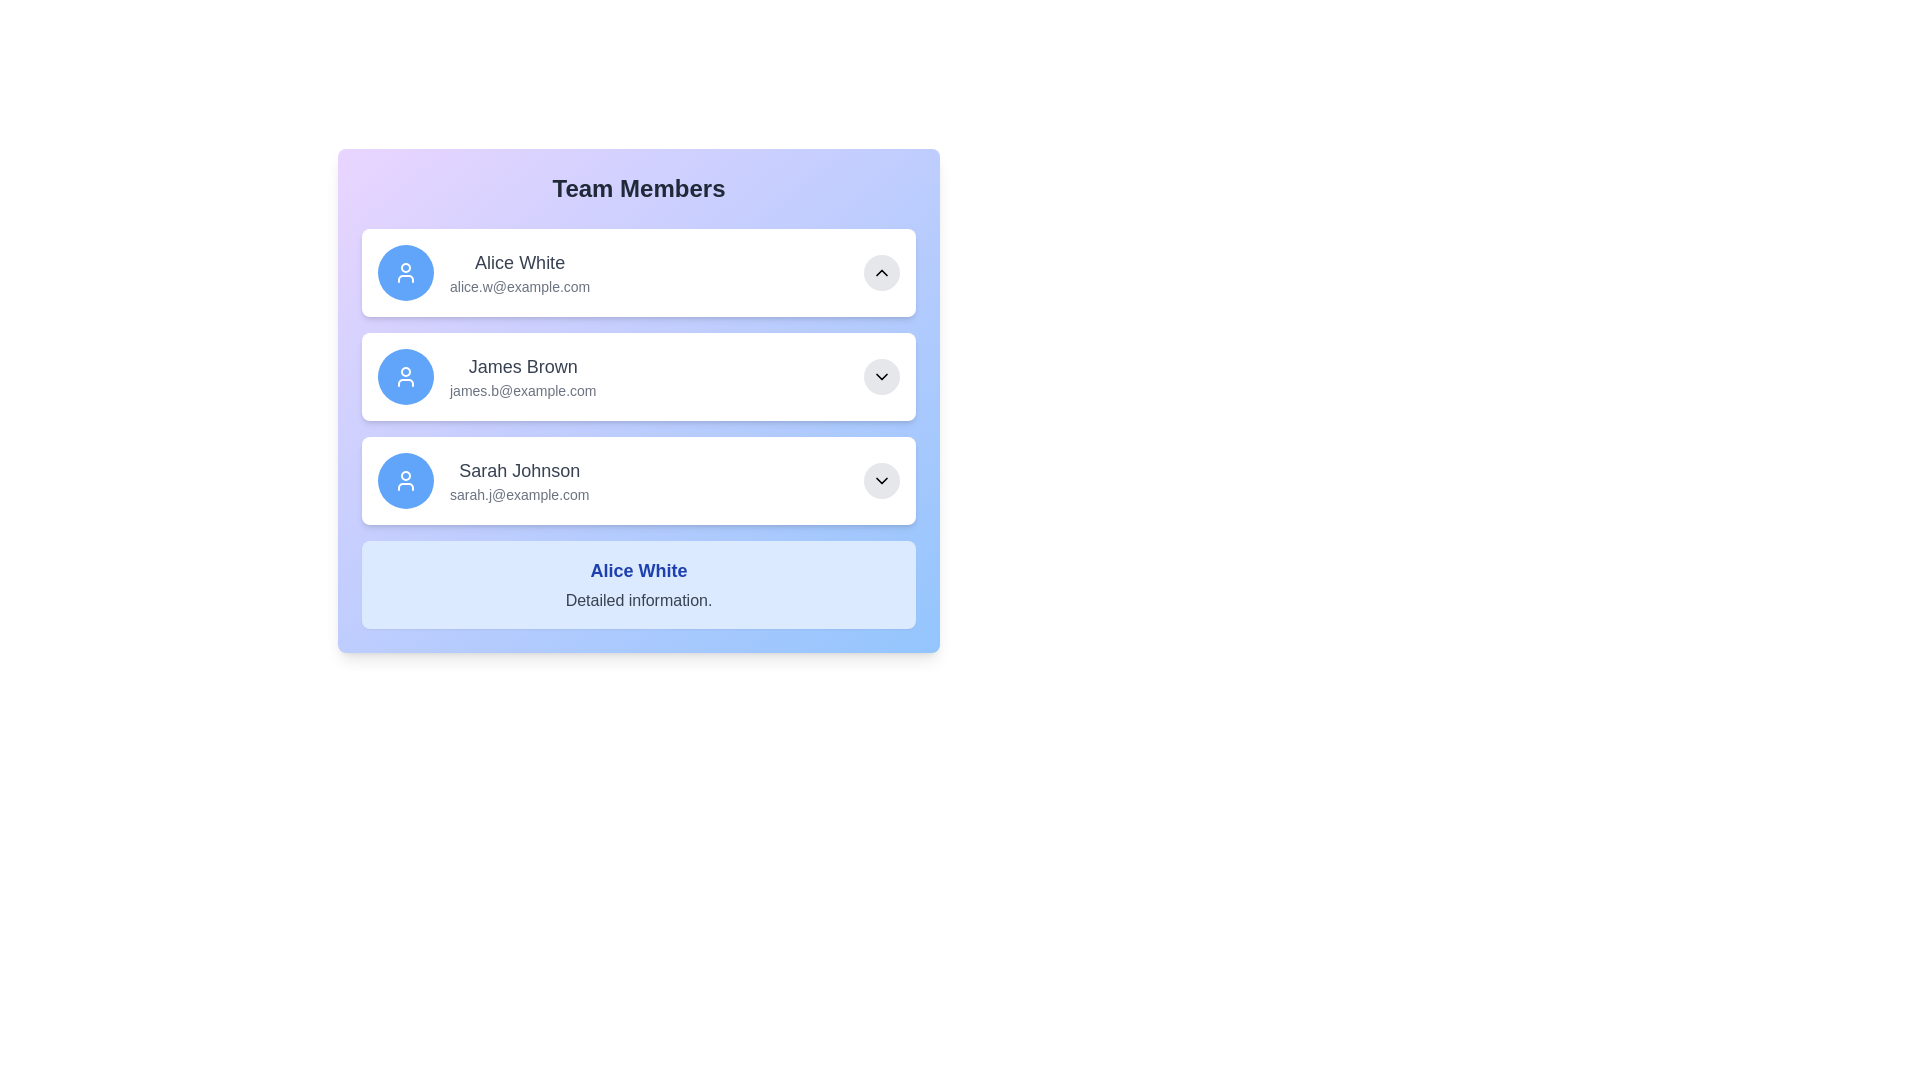 Image resolution: width=1920 pixels, height=1080 pixels. I want to click on text label displaying the name 'James Brown', which is centrally located in the list of team members, so click(523, 366).